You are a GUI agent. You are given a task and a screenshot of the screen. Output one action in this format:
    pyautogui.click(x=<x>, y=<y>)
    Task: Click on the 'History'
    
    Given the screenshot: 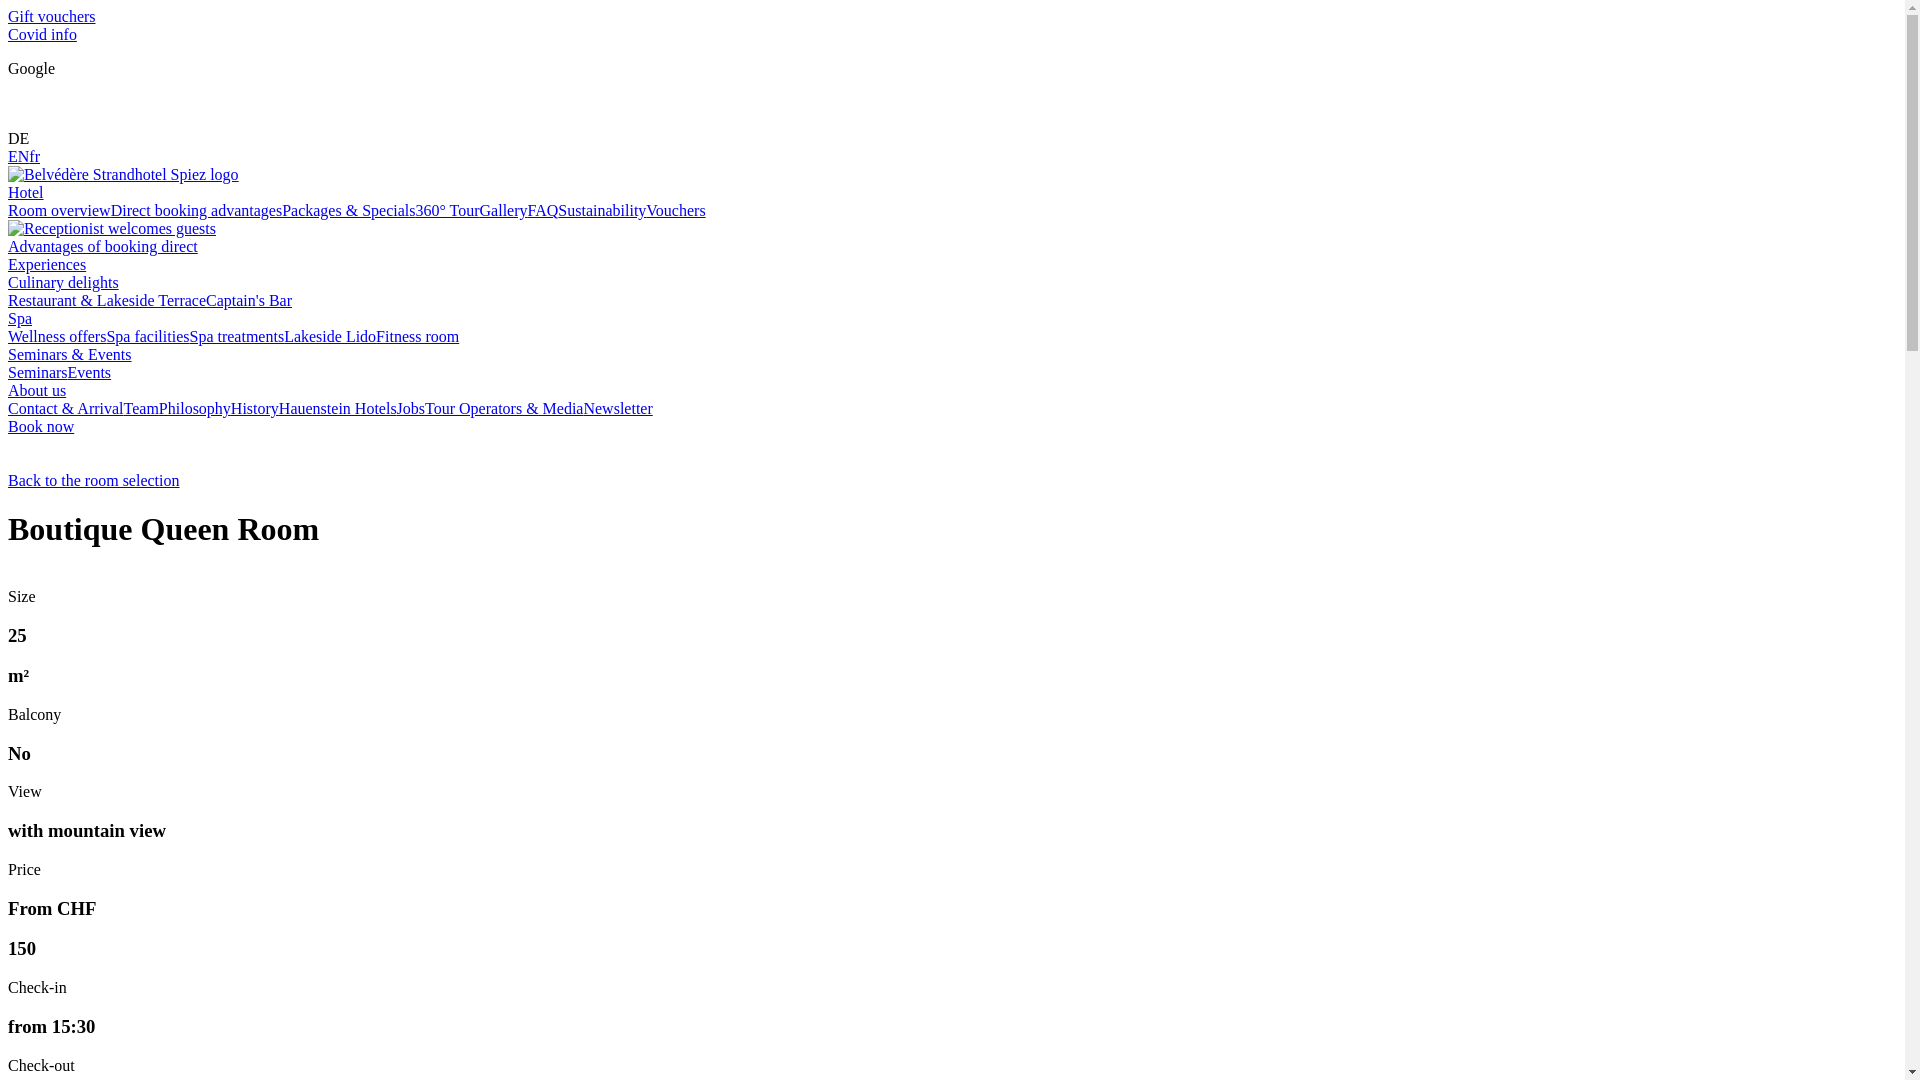 What is the action you would take?
    pyautogui.click(x=253, y=407)
    